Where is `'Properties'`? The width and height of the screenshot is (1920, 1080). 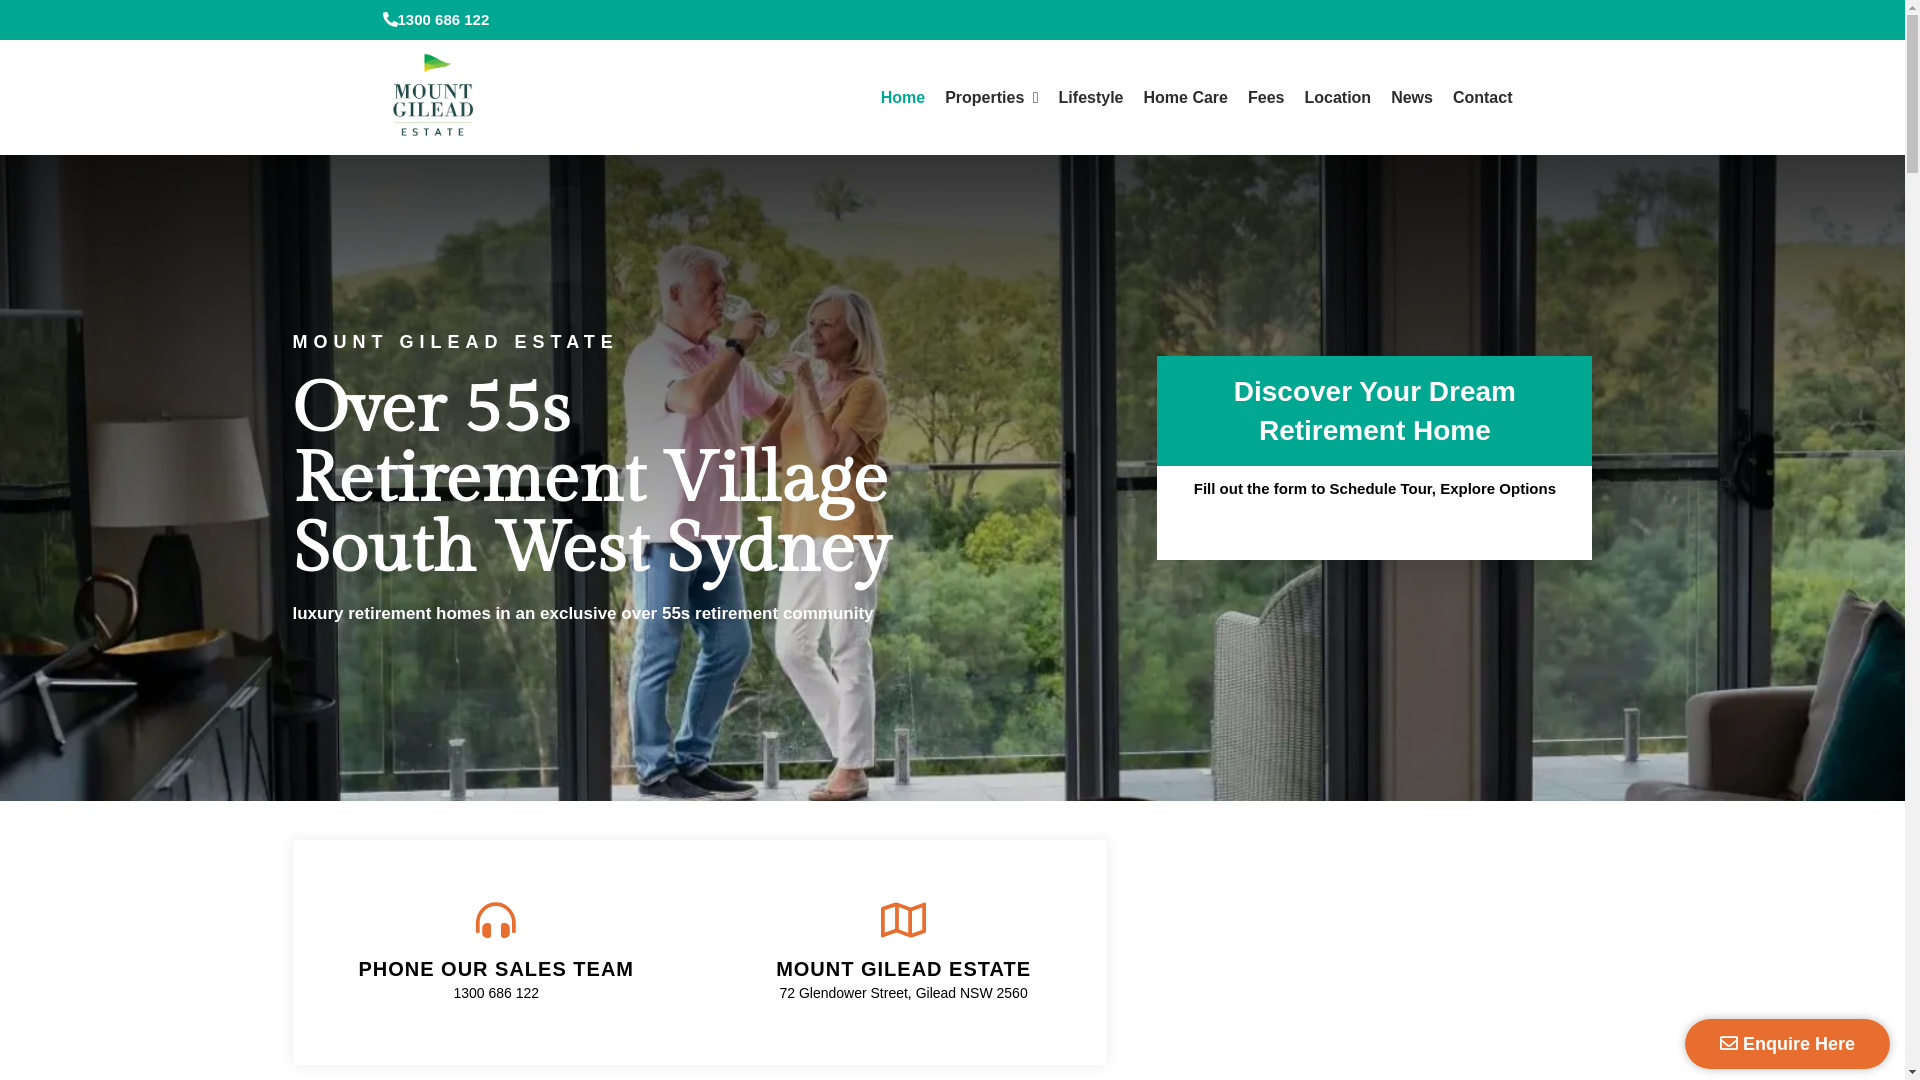
'Properties' is located at coordinates (991, 97).